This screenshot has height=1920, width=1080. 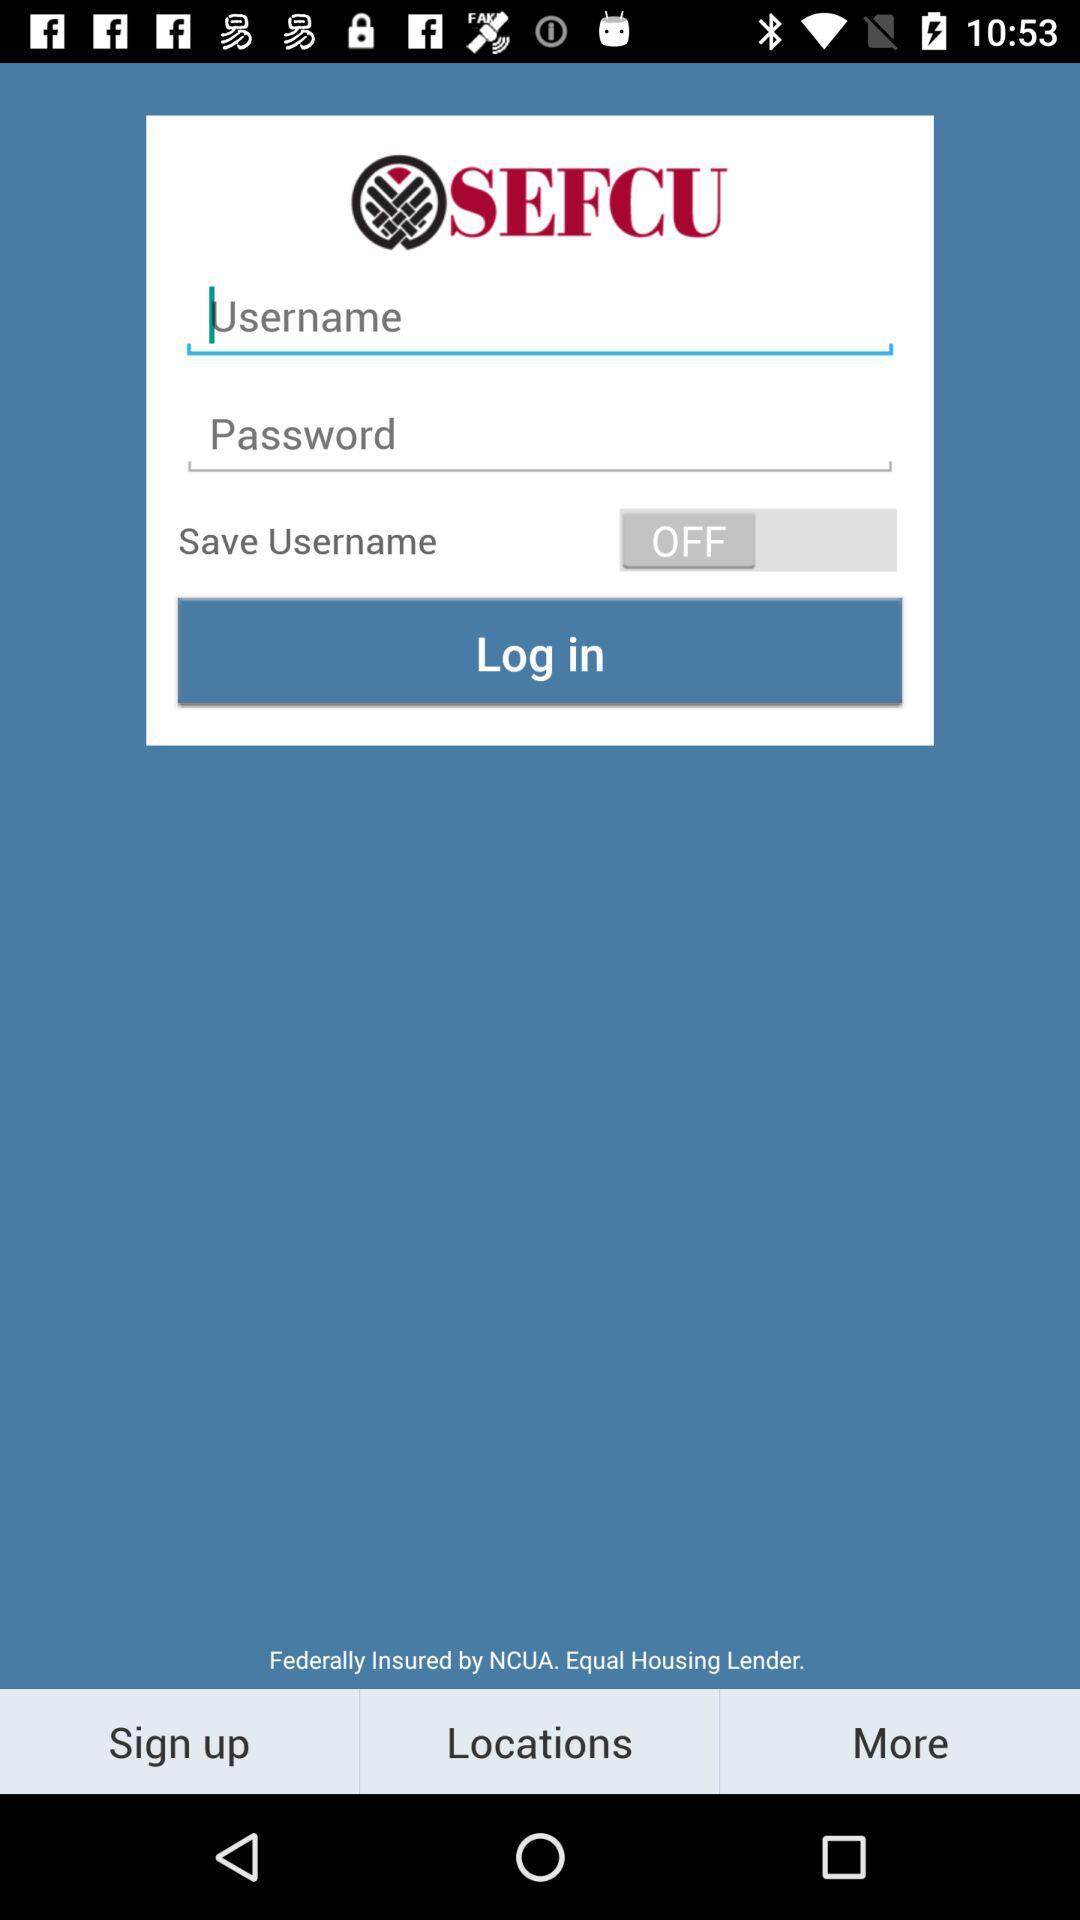 What do you see at coordinates (898, 1740) in the screenshot?
I see `more icon` at bounding box center [898, 1740].